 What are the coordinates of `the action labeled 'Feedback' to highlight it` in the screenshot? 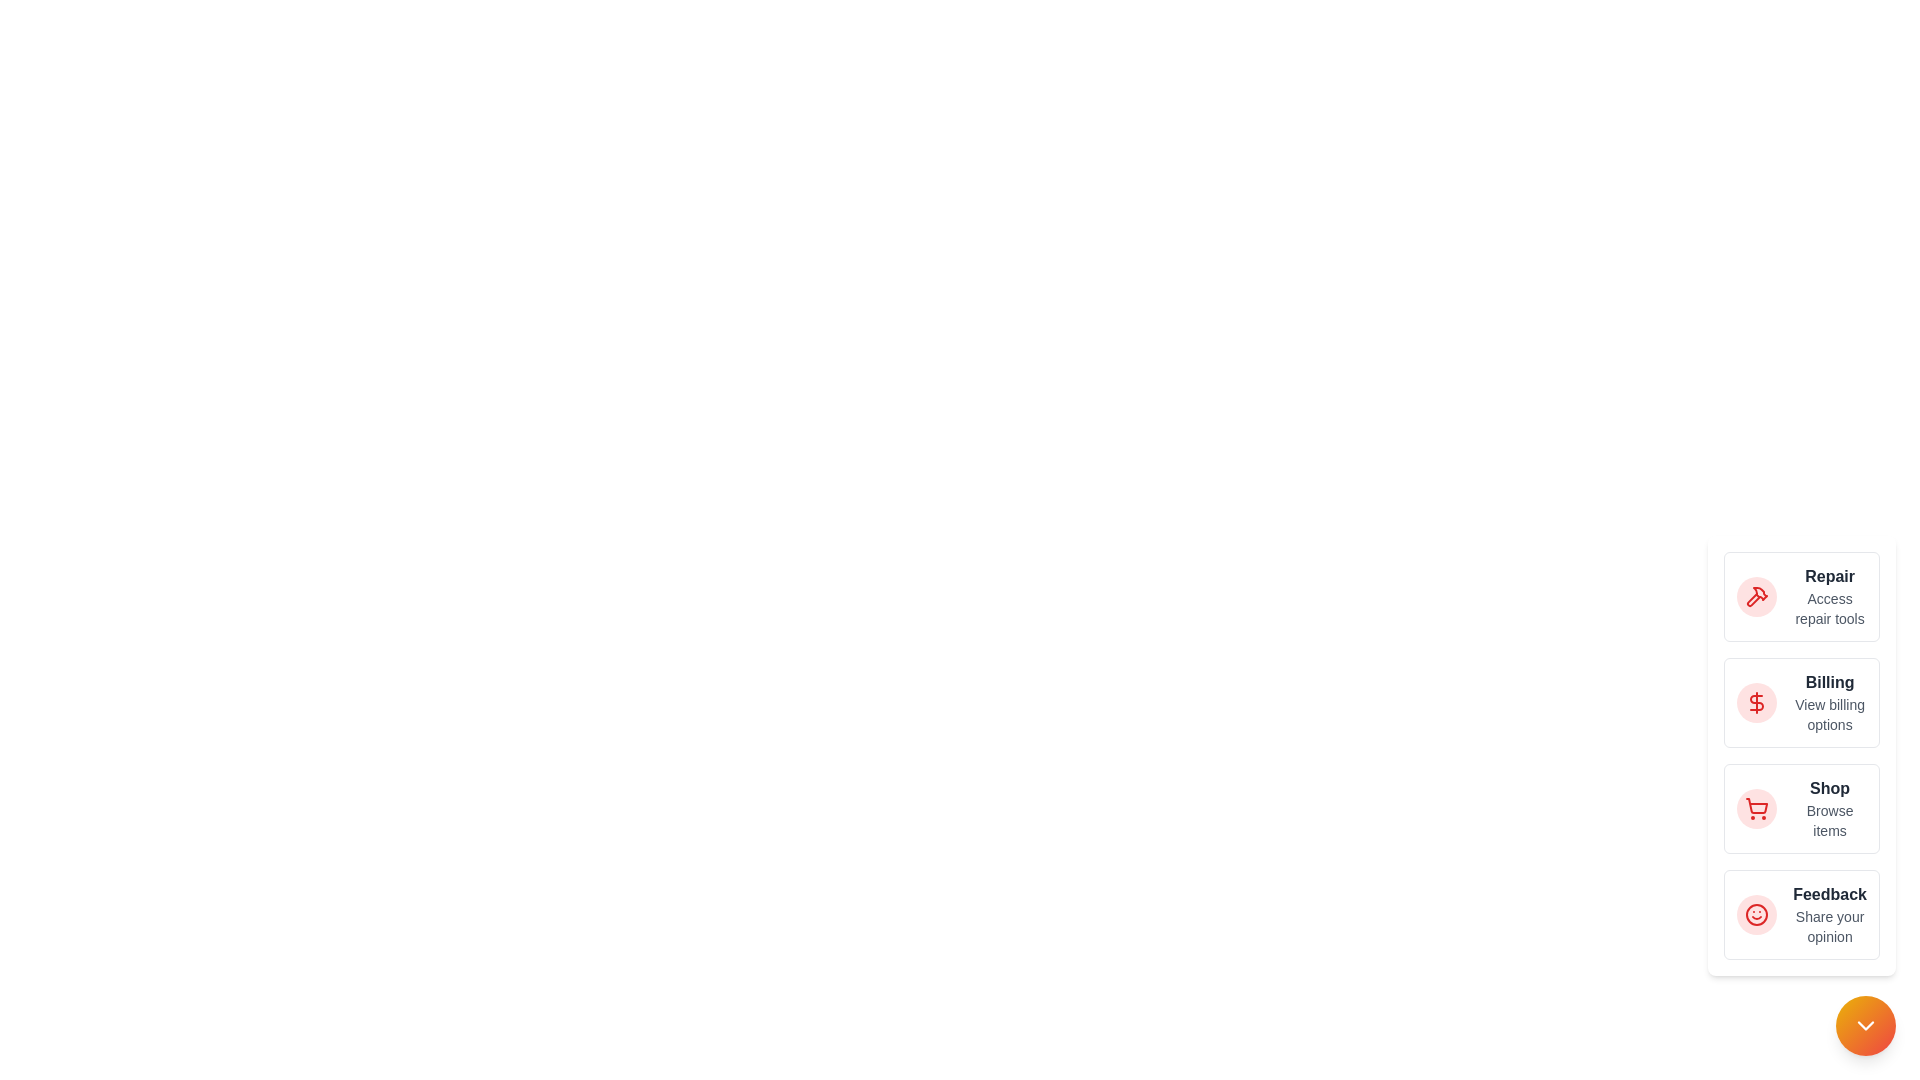 It's located at (1755, 914).